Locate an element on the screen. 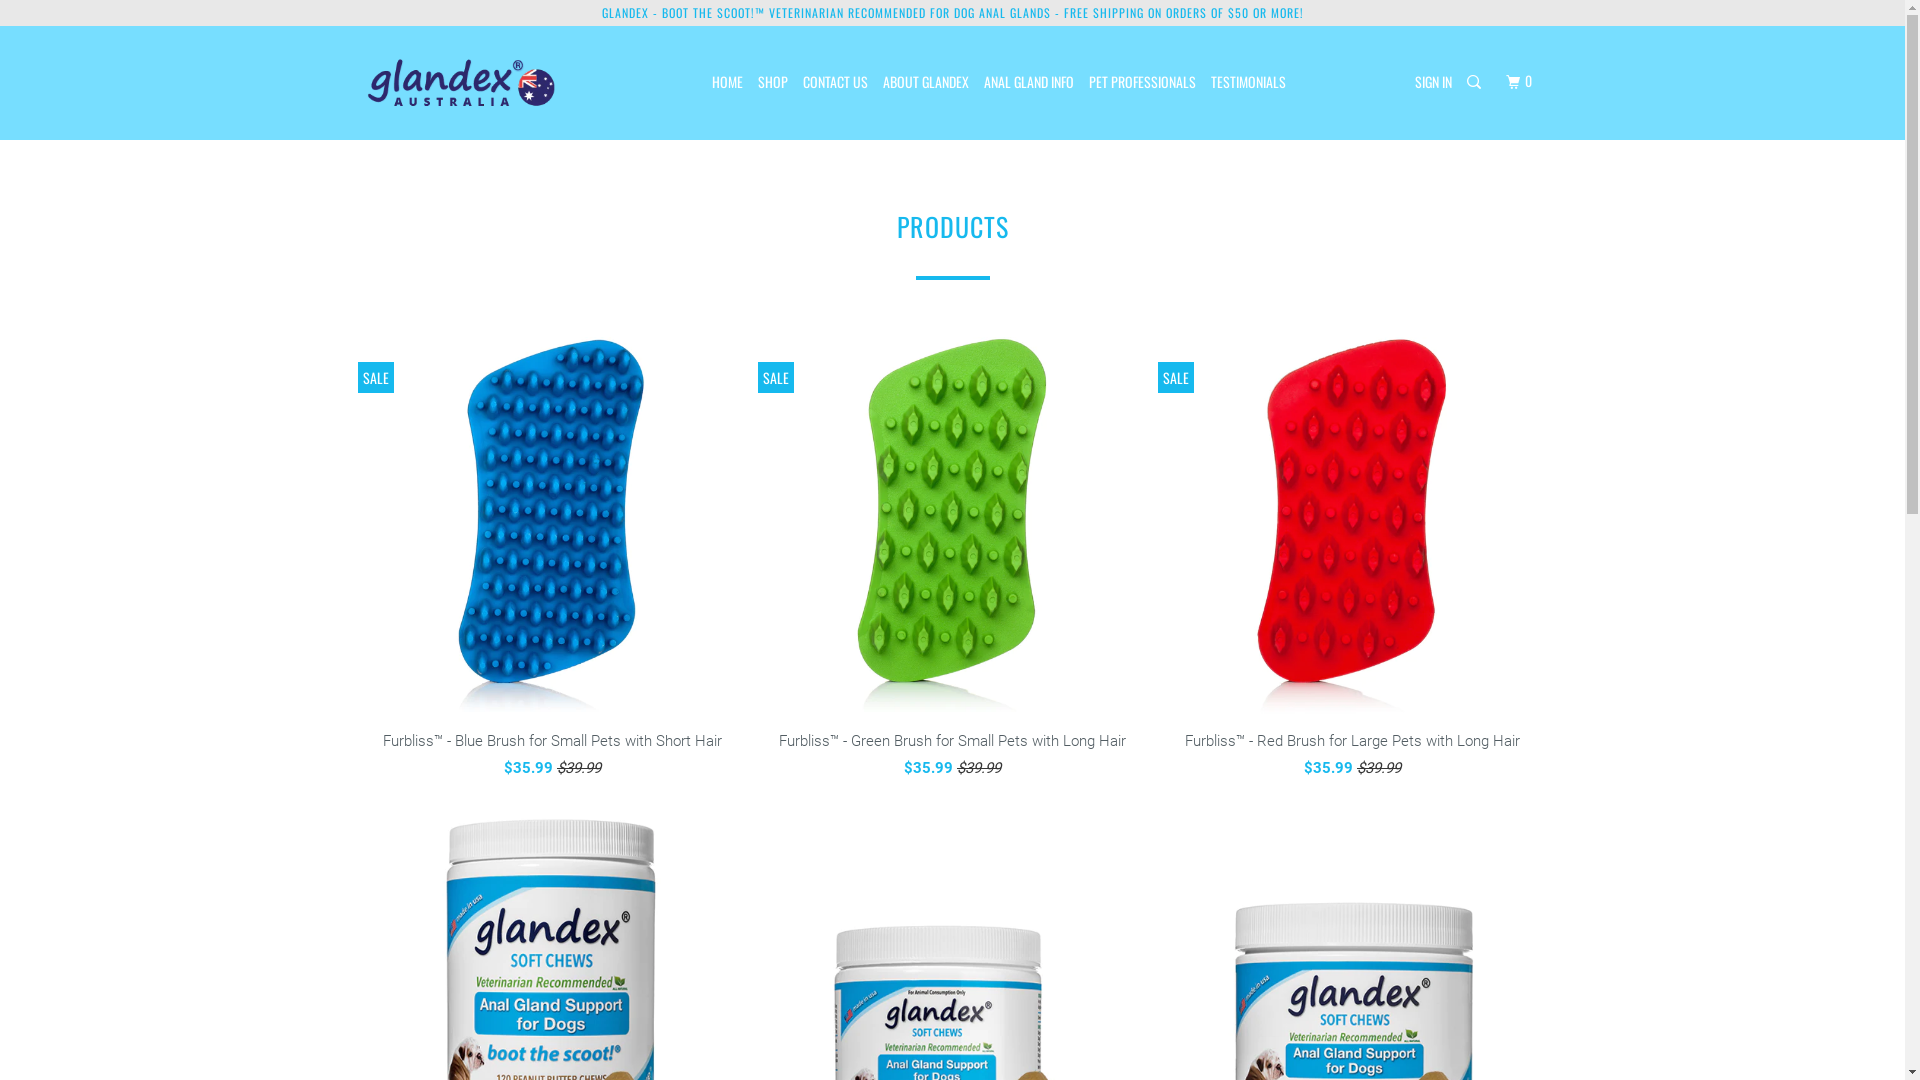 The image size is (1920, 1080). 'PET PROFESSIONALS' is located at coordinates (1142, 80).